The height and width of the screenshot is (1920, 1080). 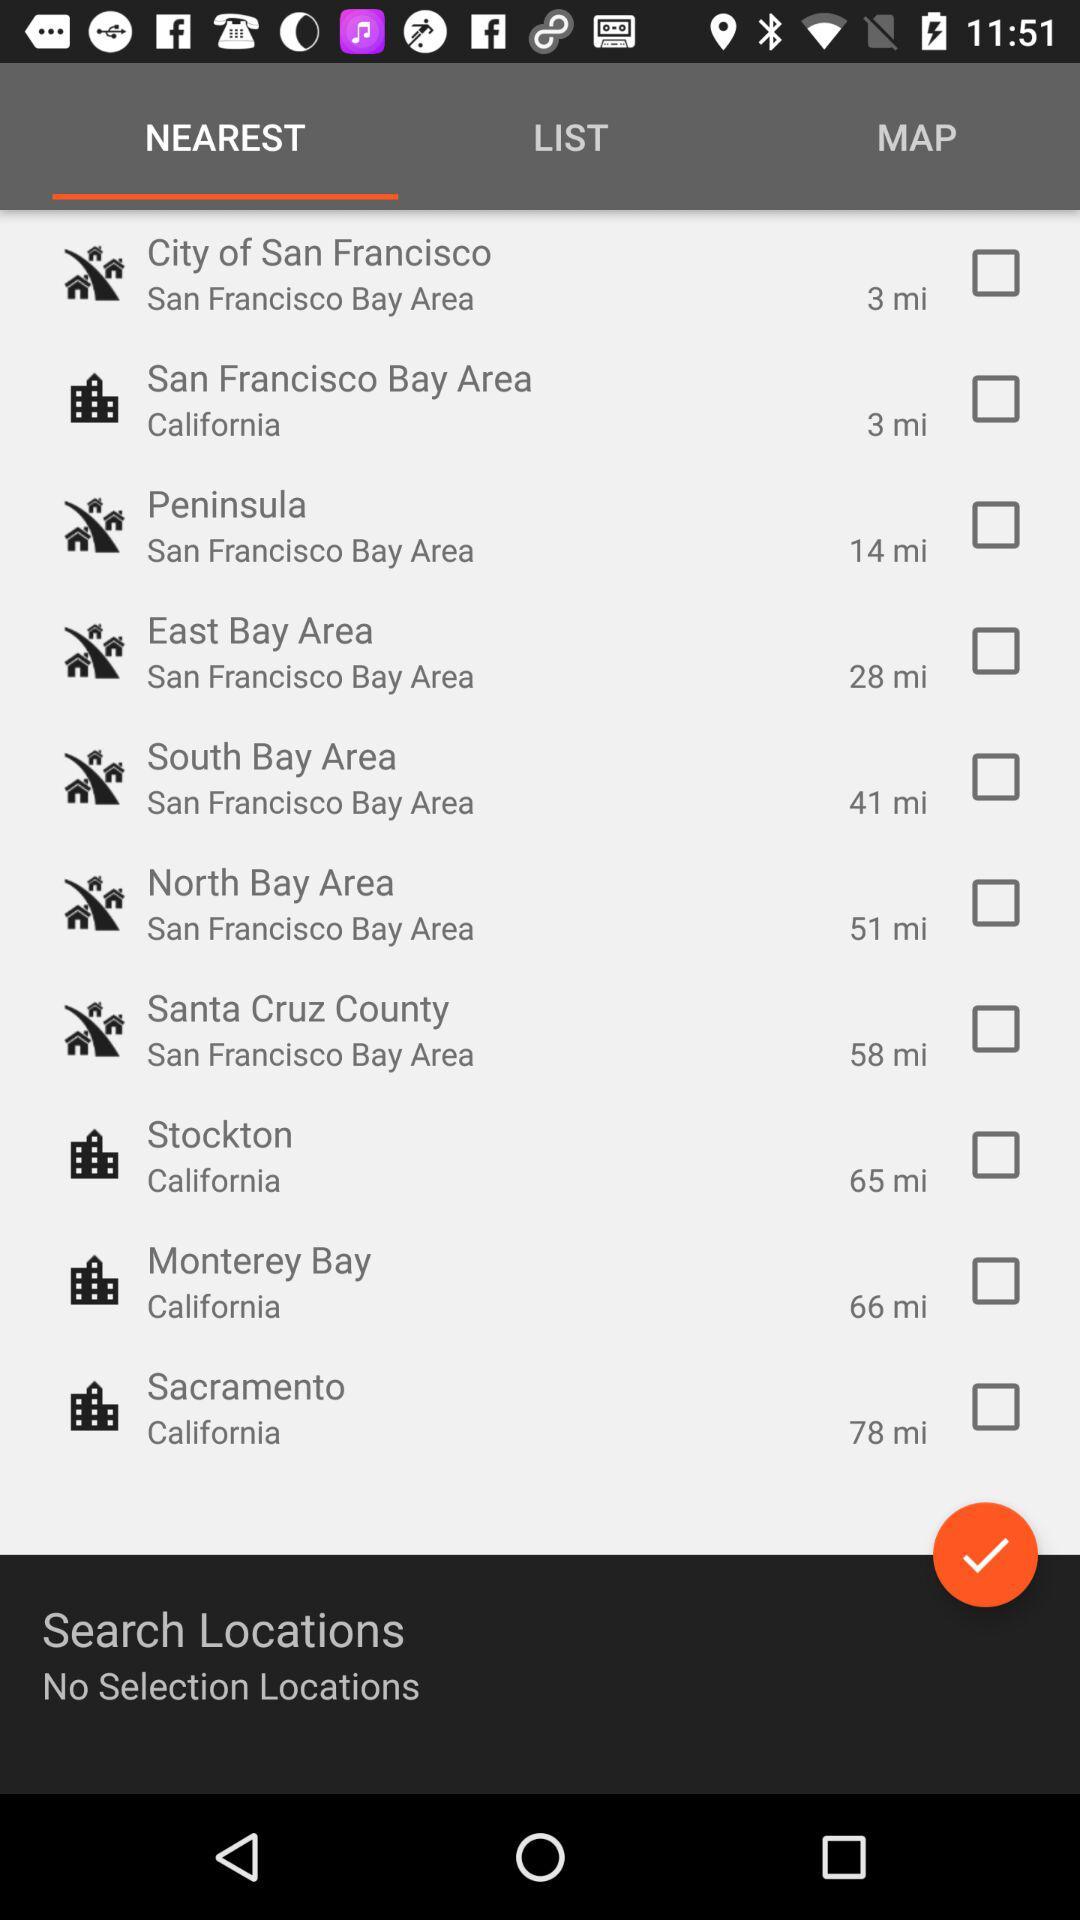 I want to click on the location, so click(x=995, y=776).